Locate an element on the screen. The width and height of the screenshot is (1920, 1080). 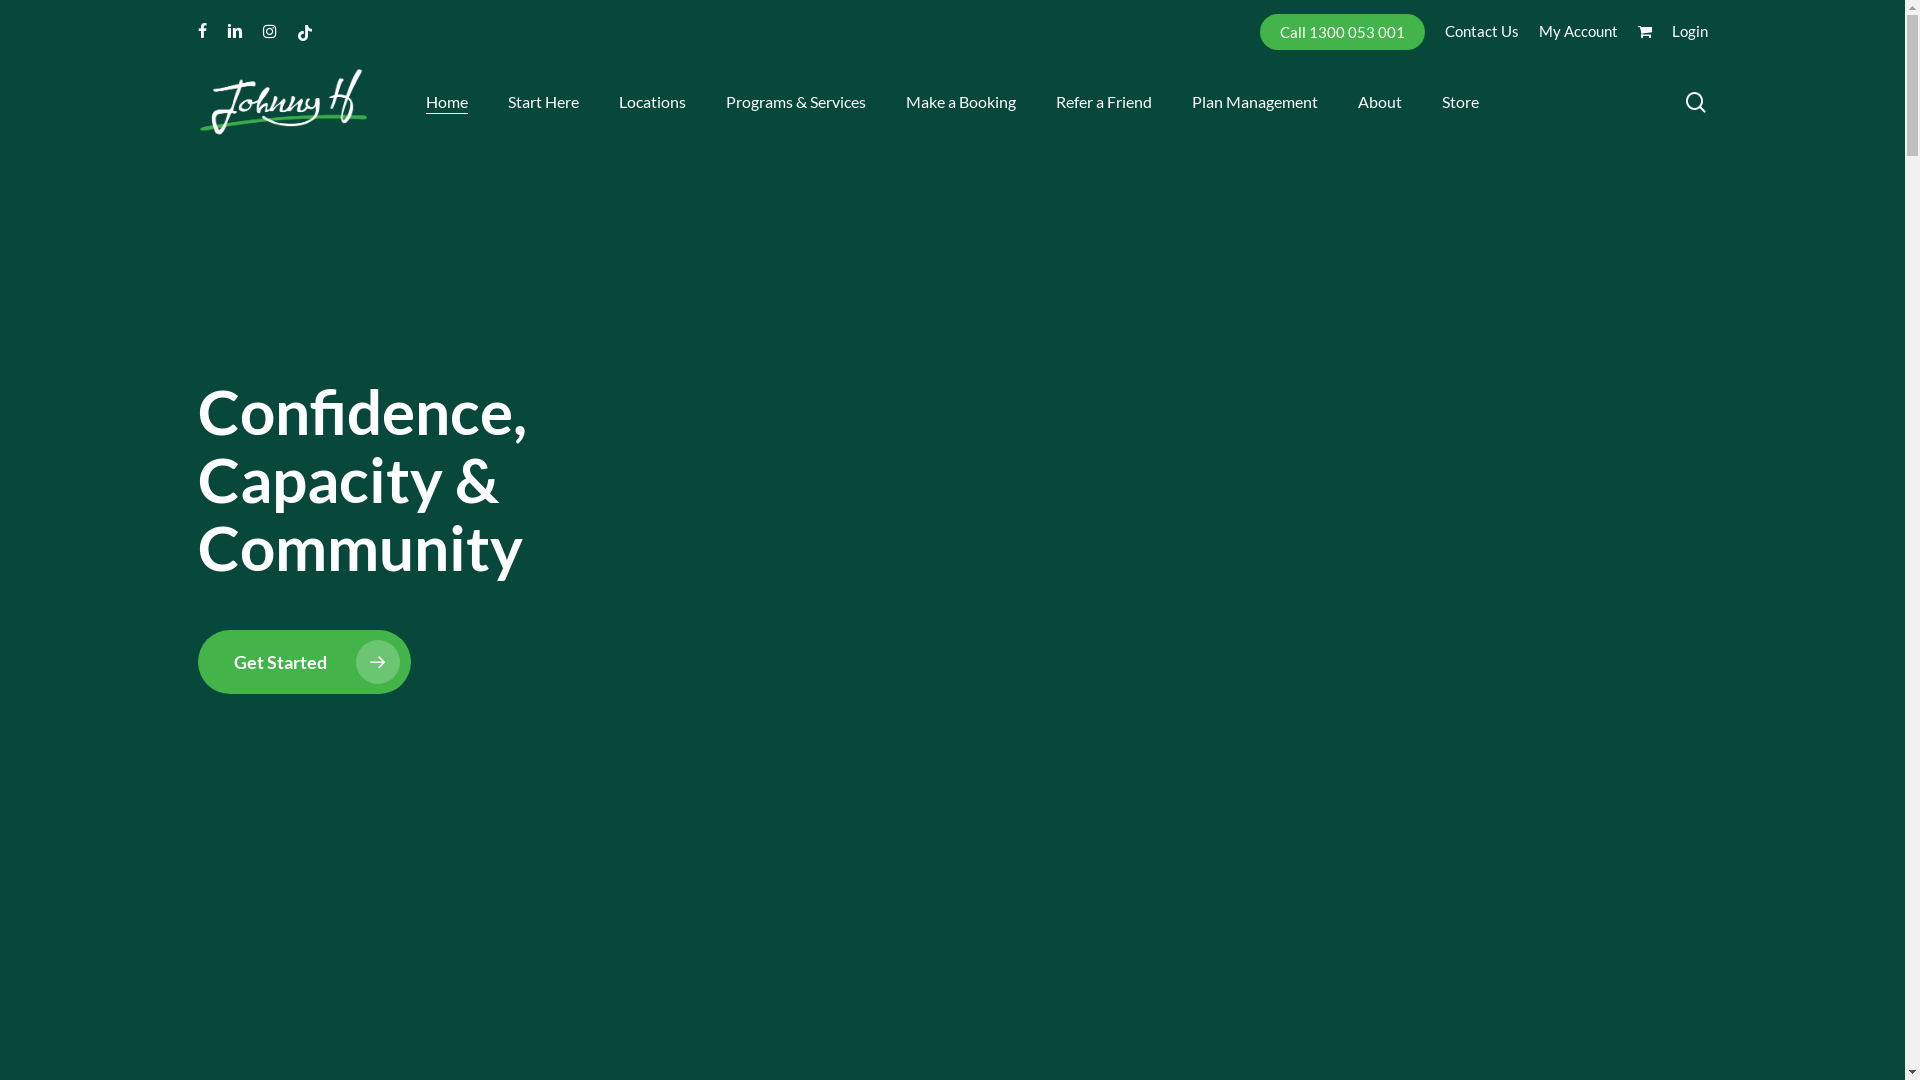
'instagram' is located at coordinates (261, 30).